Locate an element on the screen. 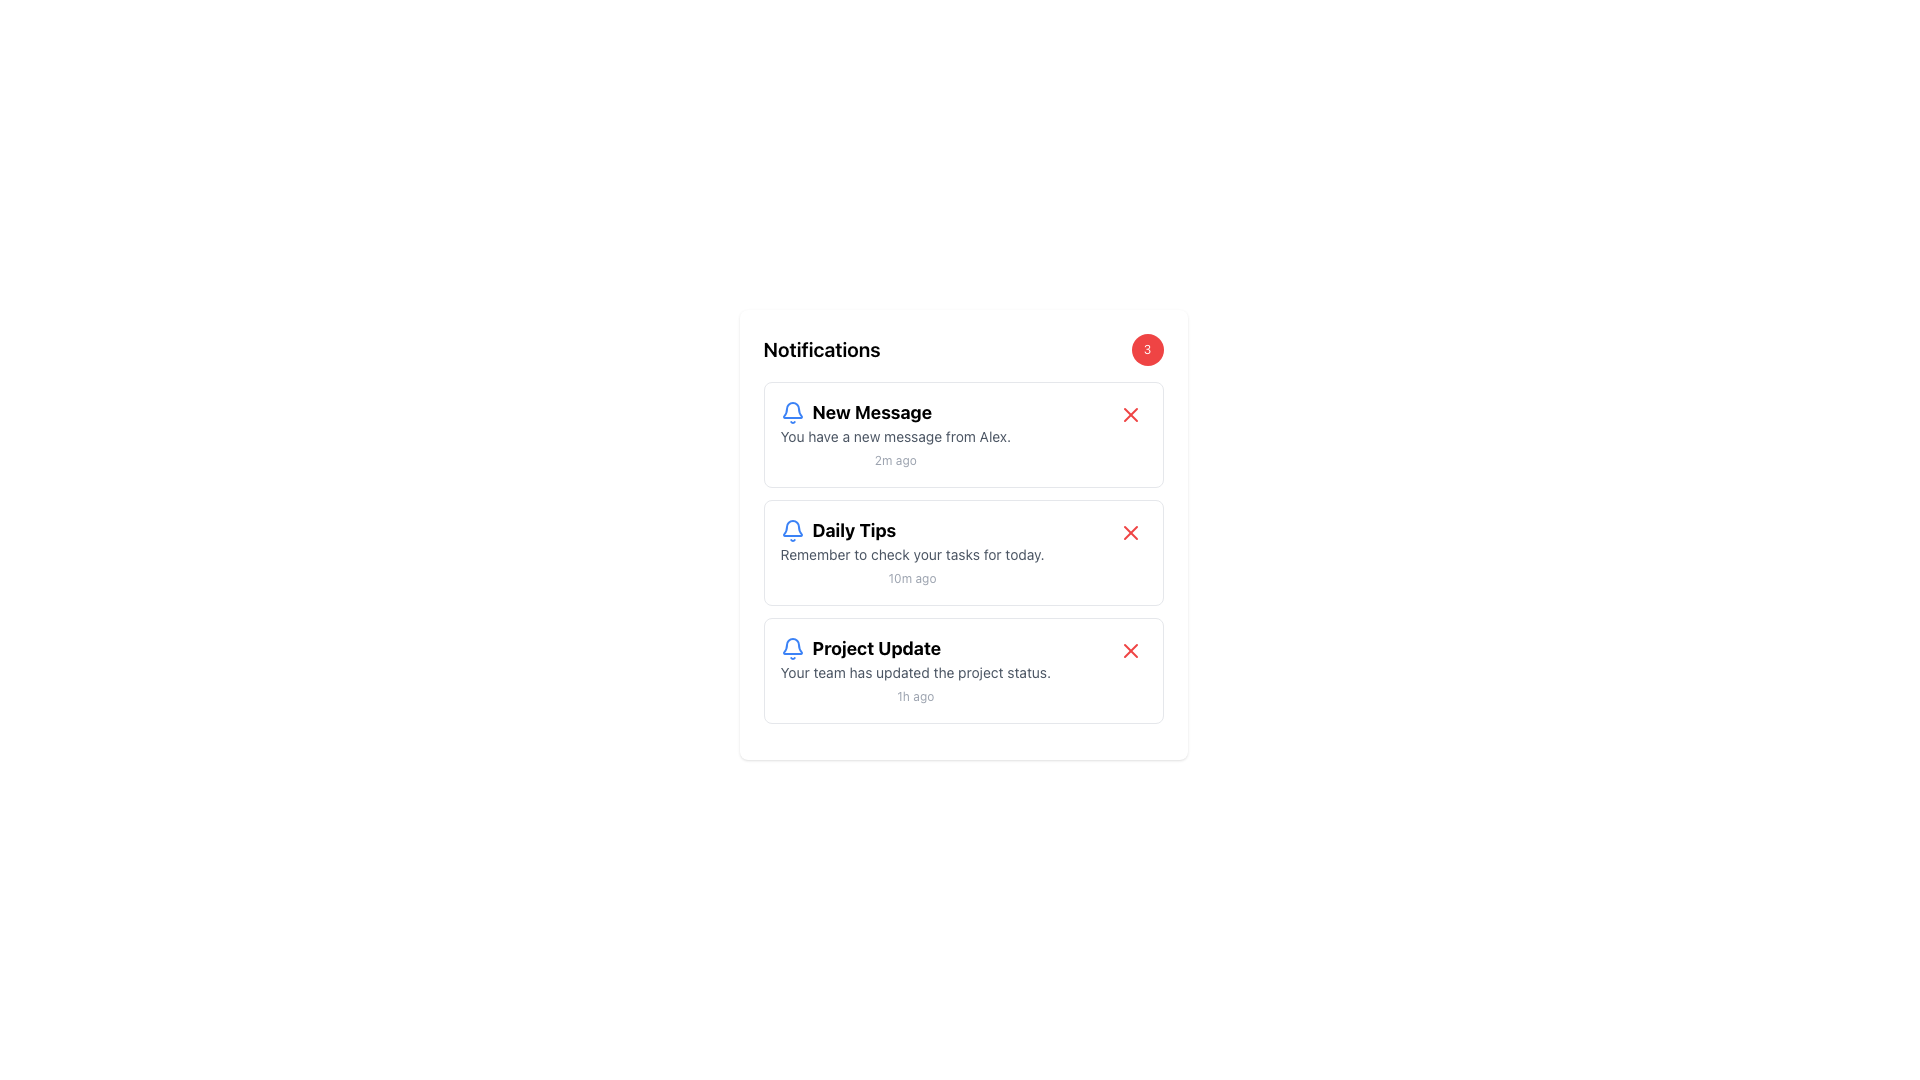 The width and height of the screenshot is (1920, 1080). the '10m ago' text label in the Daily Tips notification card, which is styled in a gray font and positioned near the bottom-right corner is located at coordinates (911, 578).